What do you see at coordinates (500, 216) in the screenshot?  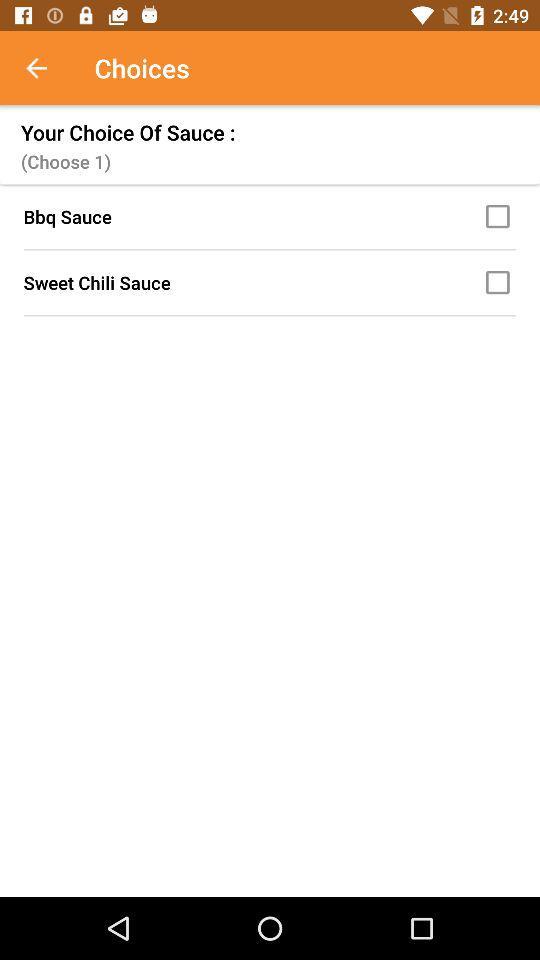 I see `check box complete` at bounding box center [500, 216].